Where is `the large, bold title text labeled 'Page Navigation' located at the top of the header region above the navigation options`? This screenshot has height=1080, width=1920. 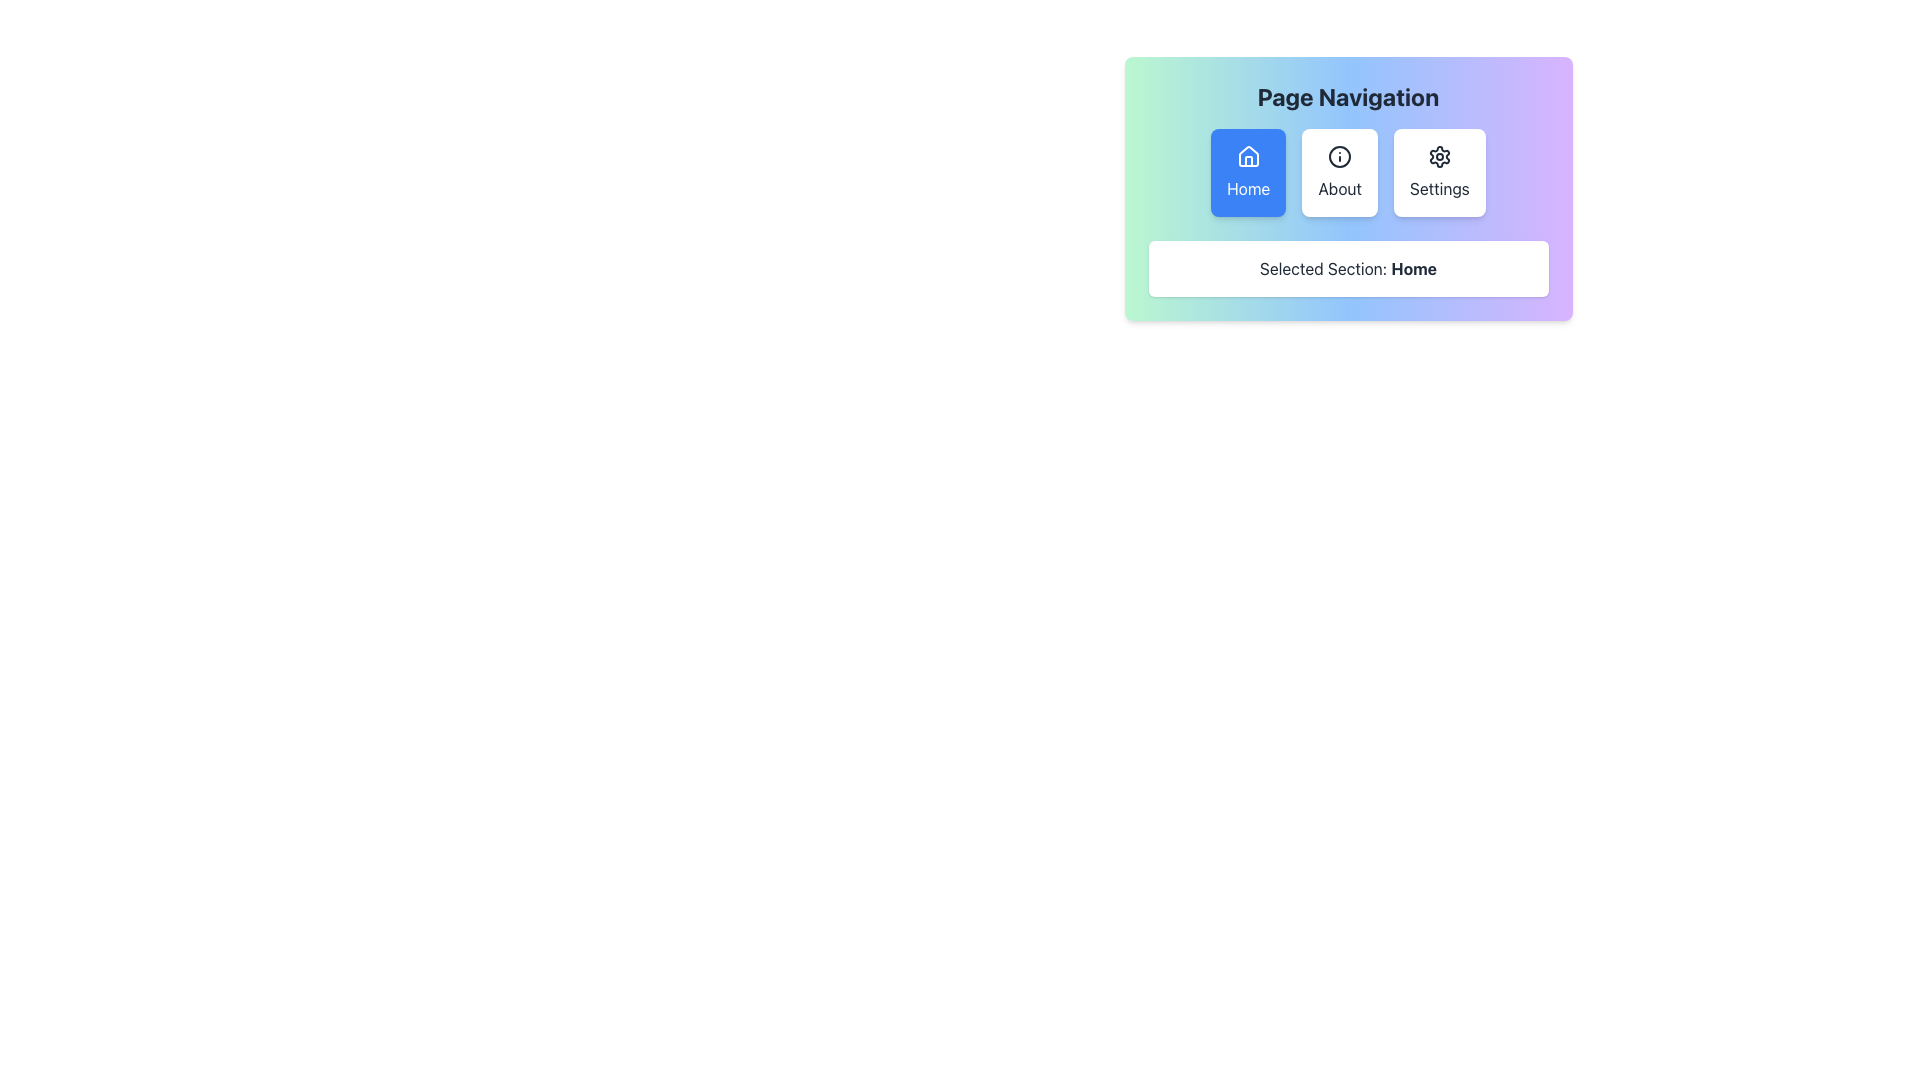
the large, bold title text labeled 'Page Navigation' located at the top of the header region above the navigation options is located at coordinates (1348, 96).